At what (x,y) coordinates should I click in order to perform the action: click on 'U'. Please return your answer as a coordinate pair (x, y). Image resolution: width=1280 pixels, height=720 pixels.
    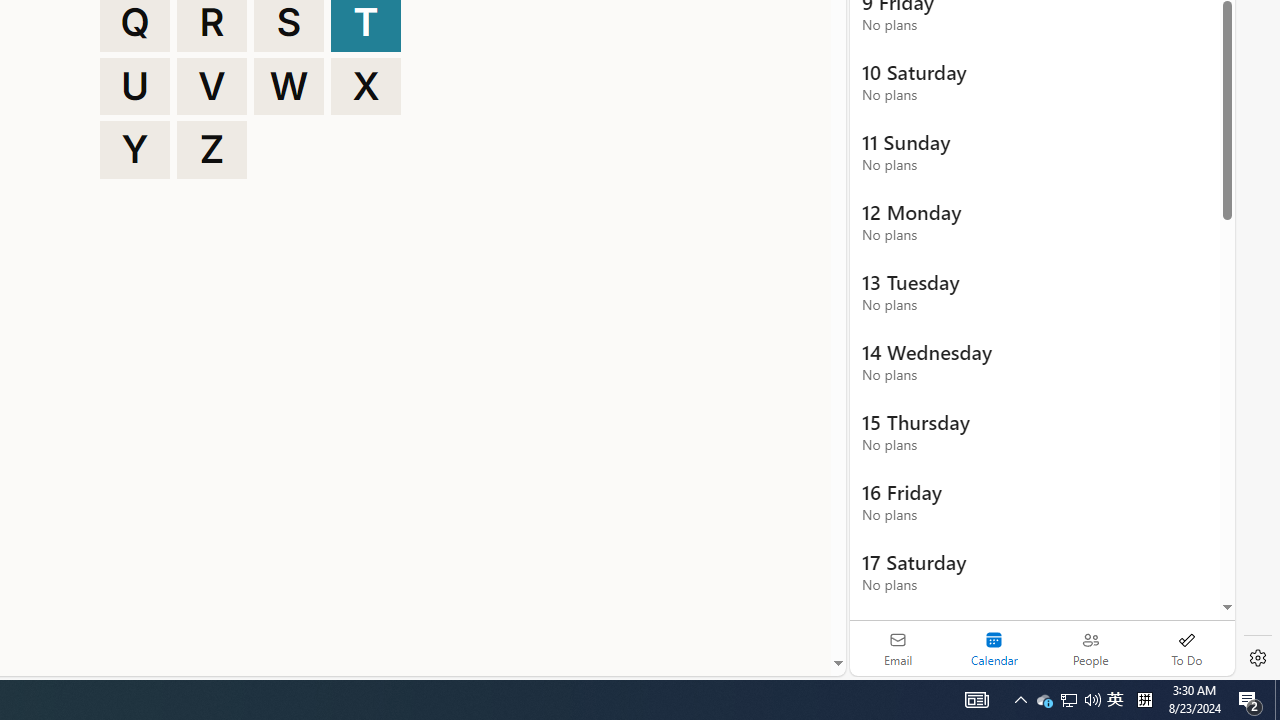
    Looking at the image, I should click on (134, 85).